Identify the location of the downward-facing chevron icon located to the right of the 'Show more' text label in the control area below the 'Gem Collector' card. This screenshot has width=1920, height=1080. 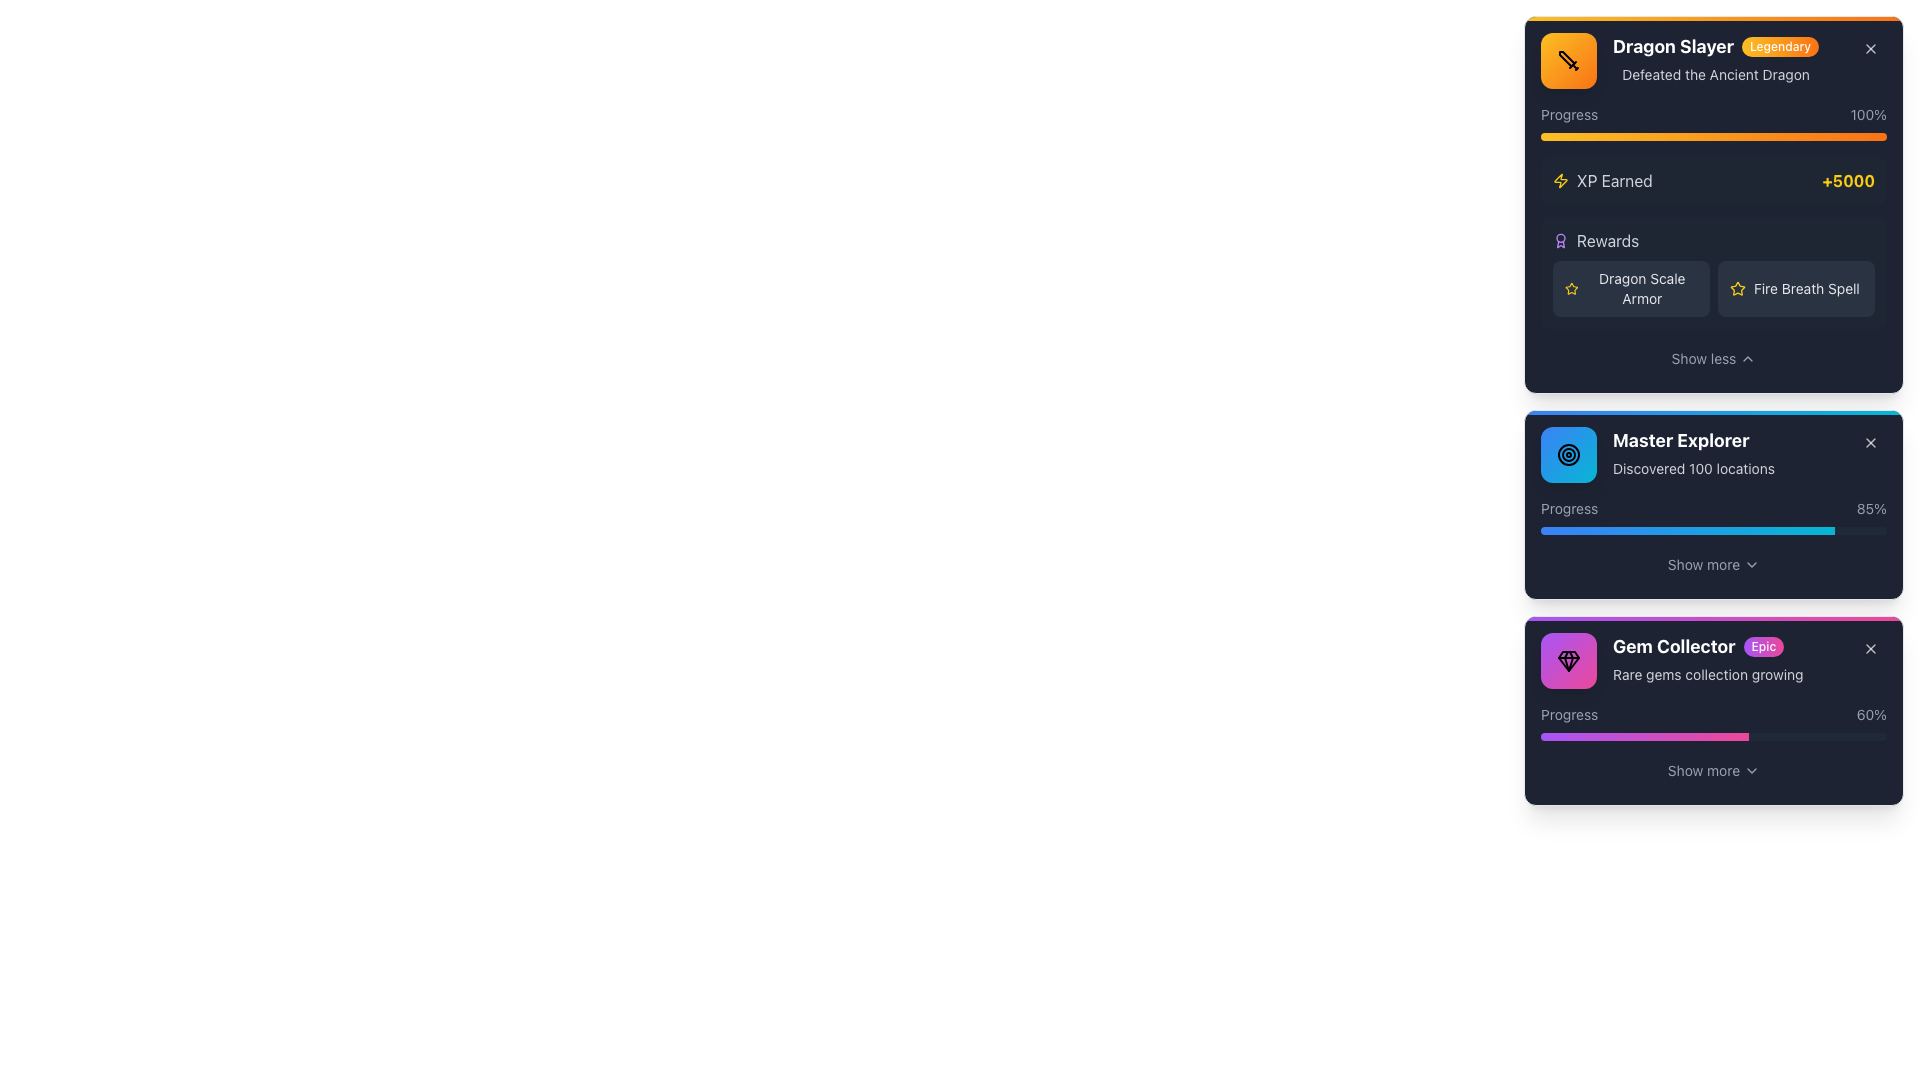
(1751, 770).